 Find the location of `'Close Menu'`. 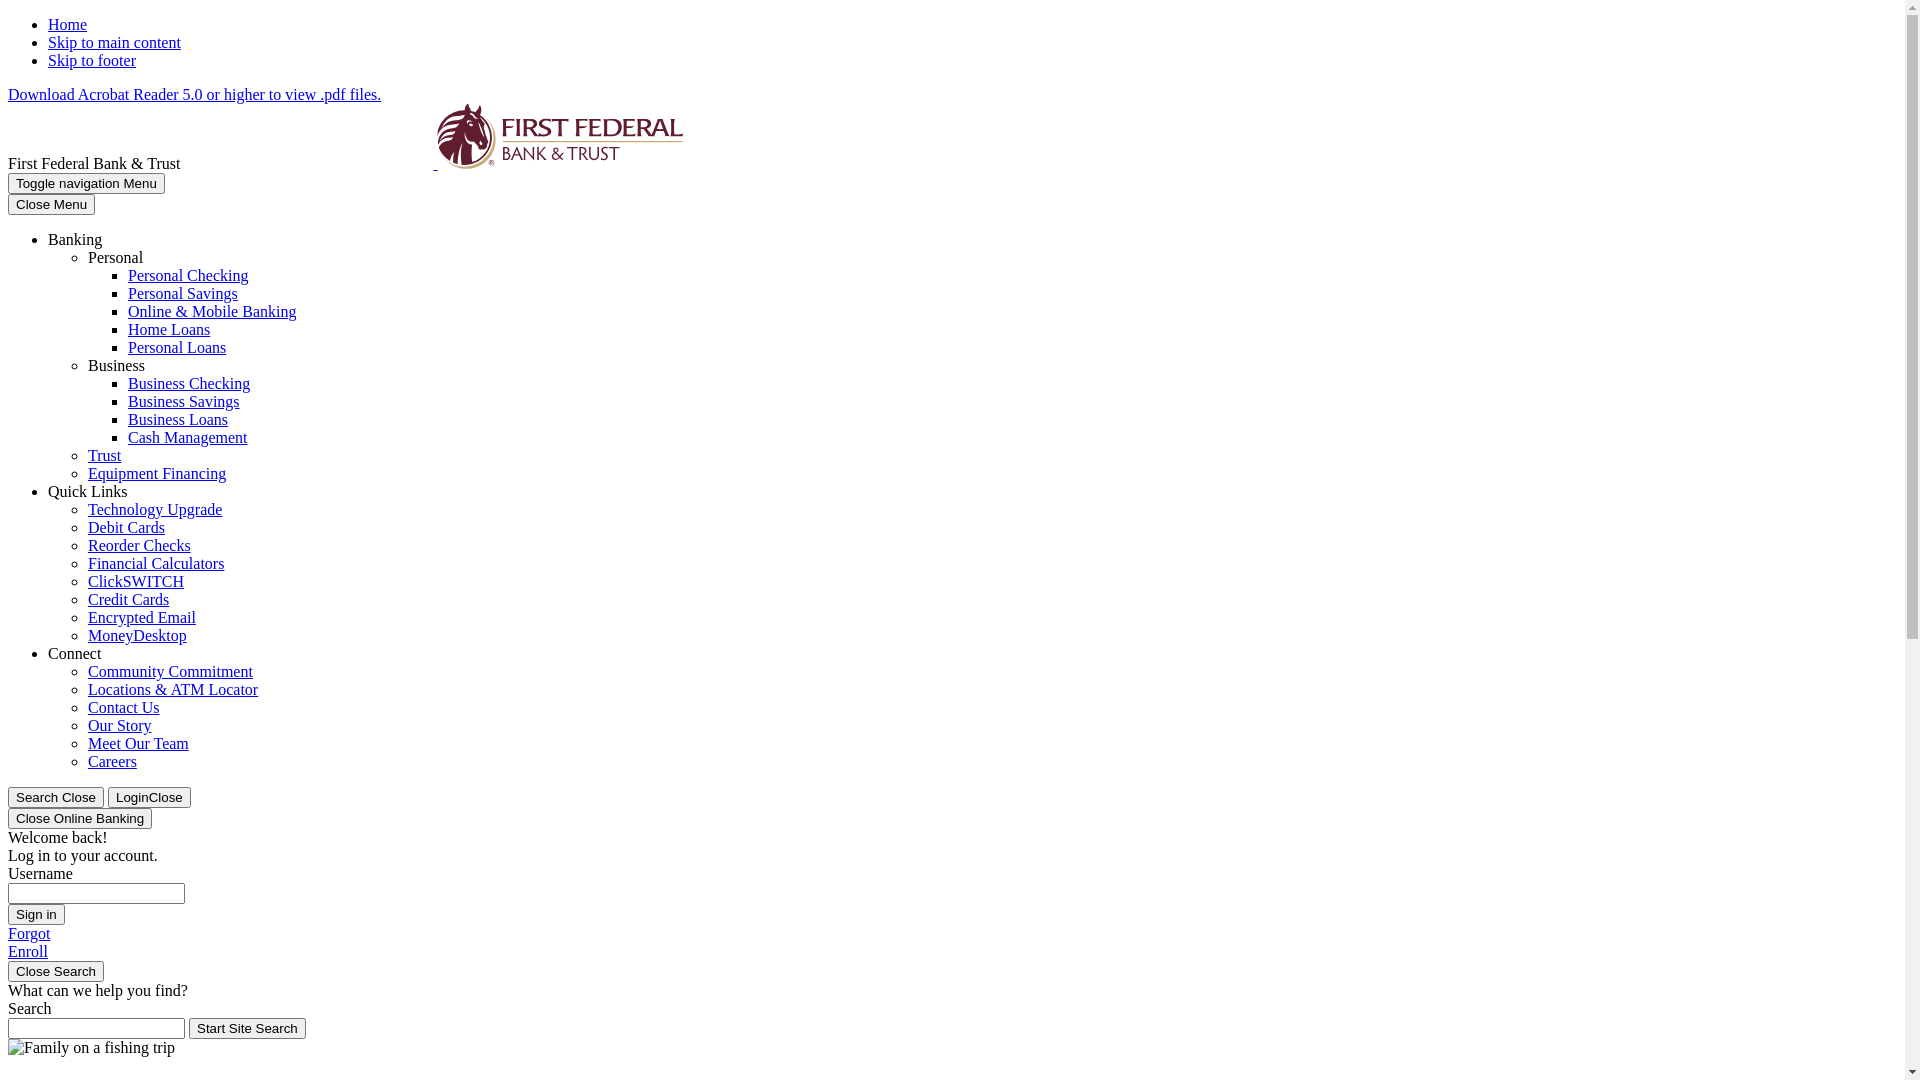

'Close Menu' is located at coordinates (51, 204).